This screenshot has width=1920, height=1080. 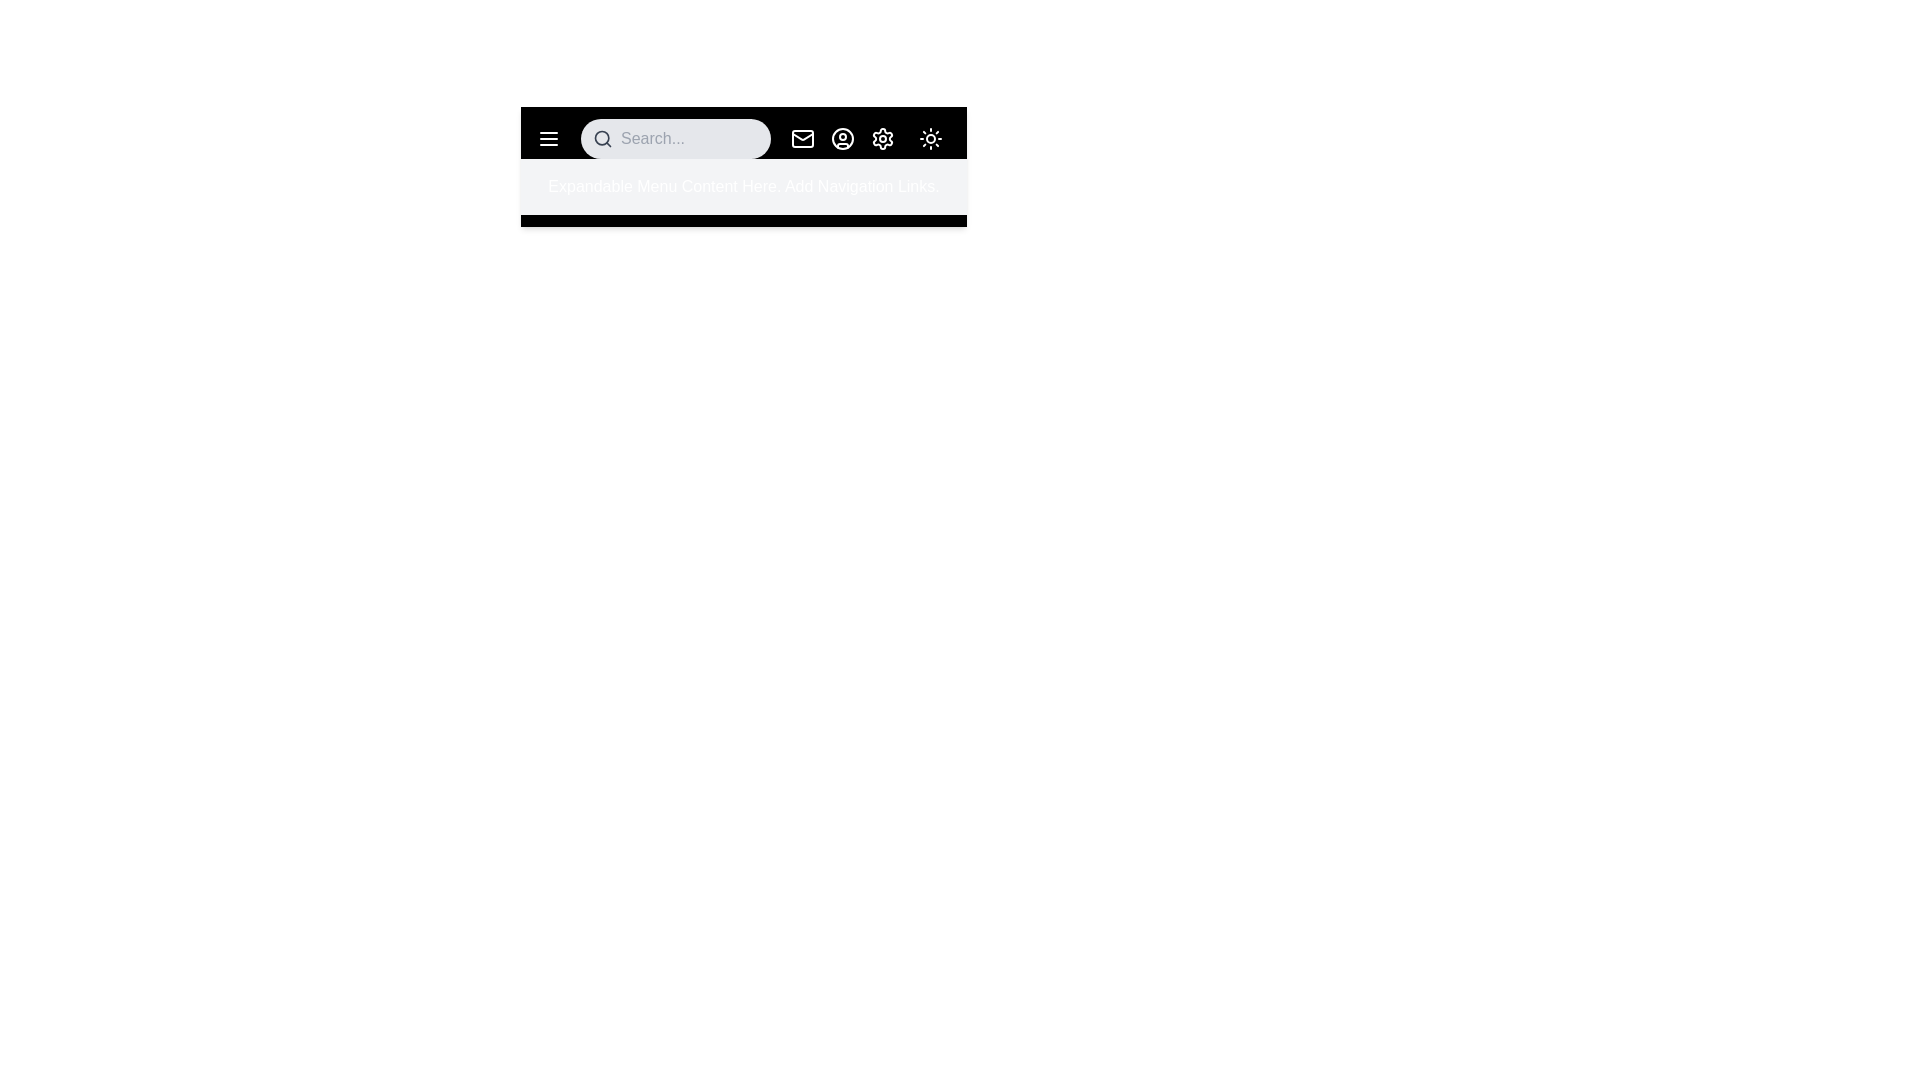 What do you see at coordinates (676, 137) in the screenshot?
I see `the search bar to focus the input field` at bounding box center [676, 137].